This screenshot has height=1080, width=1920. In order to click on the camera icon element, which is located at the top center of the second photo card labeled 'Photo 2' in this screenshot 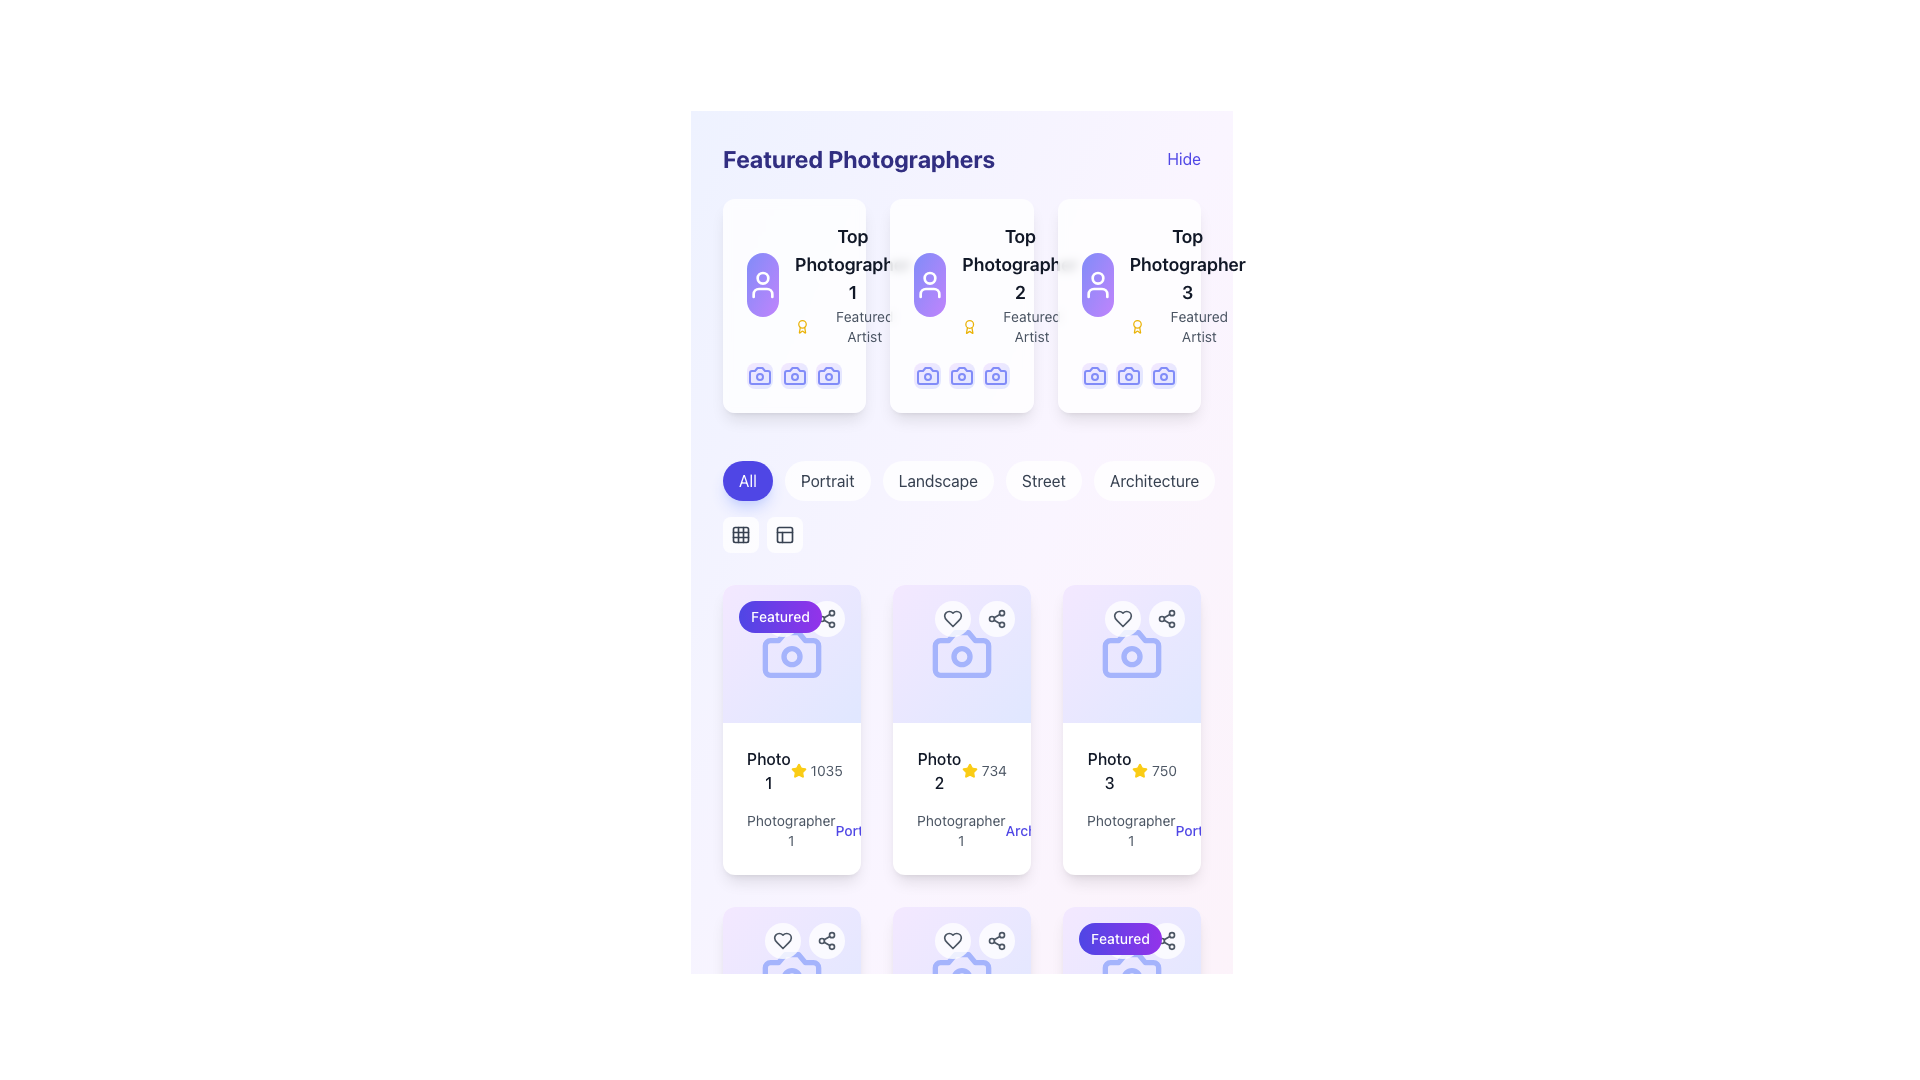, I will do `click(961, 654)`.